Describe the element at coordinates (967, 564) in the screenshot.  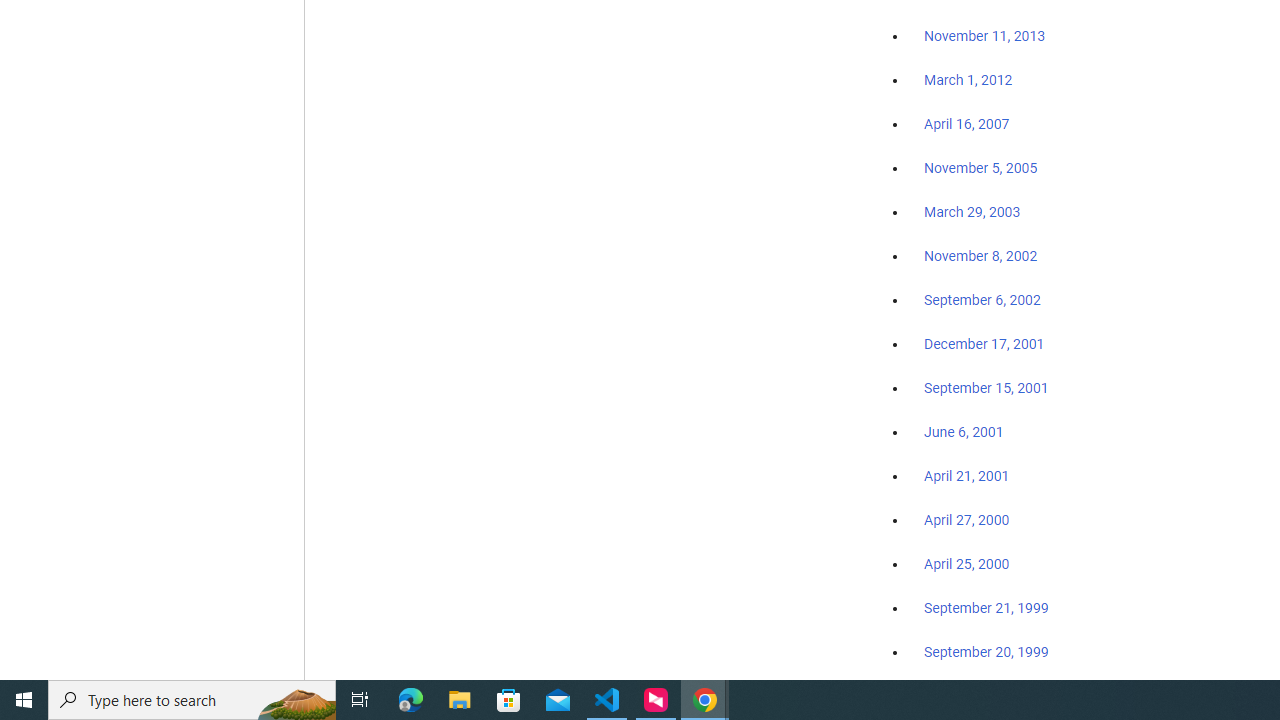
I see `'April 25, 2000'` at that location.